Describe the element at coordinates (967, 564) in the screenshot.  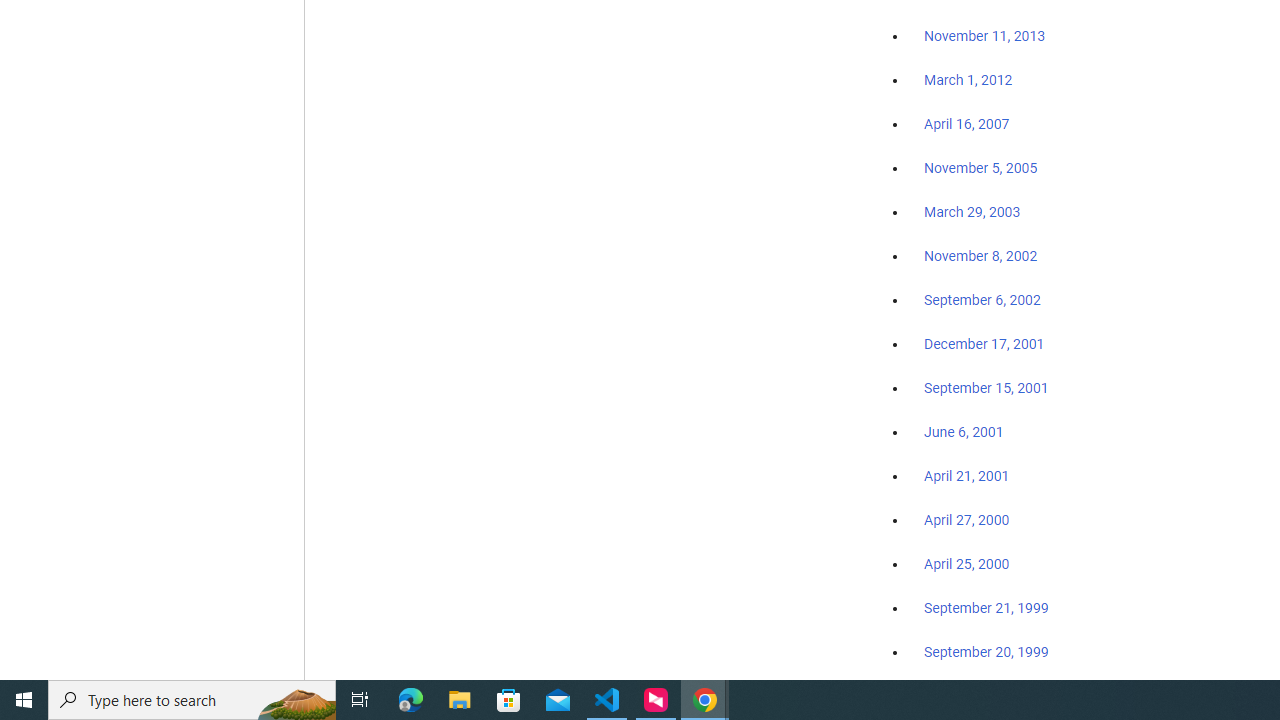
I see `'April 25, 2000'` at that location.